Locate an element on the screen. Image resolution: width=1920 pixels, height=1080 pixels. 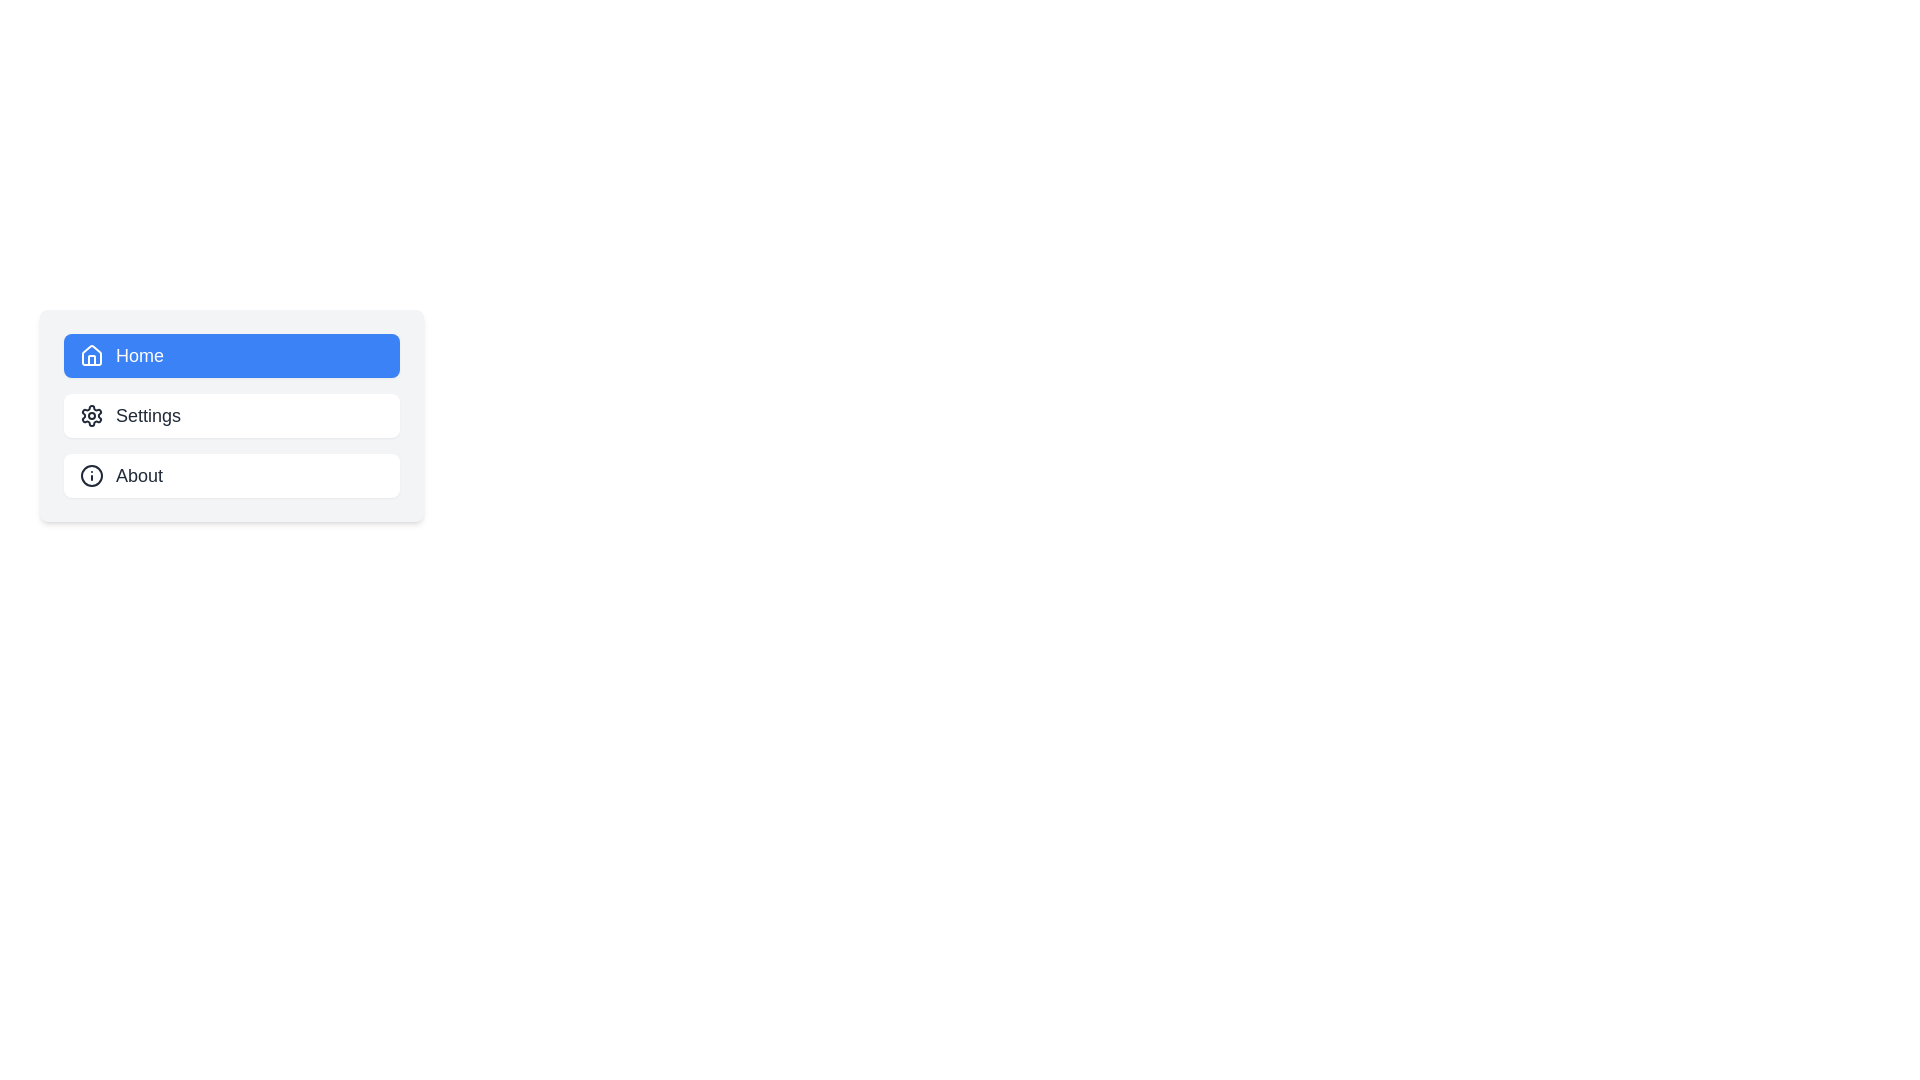
the 'Settings' text element, which is the second item in the vertical navigation menu, located to the right of the cogwheel icon is located at coordinates (147, 415).